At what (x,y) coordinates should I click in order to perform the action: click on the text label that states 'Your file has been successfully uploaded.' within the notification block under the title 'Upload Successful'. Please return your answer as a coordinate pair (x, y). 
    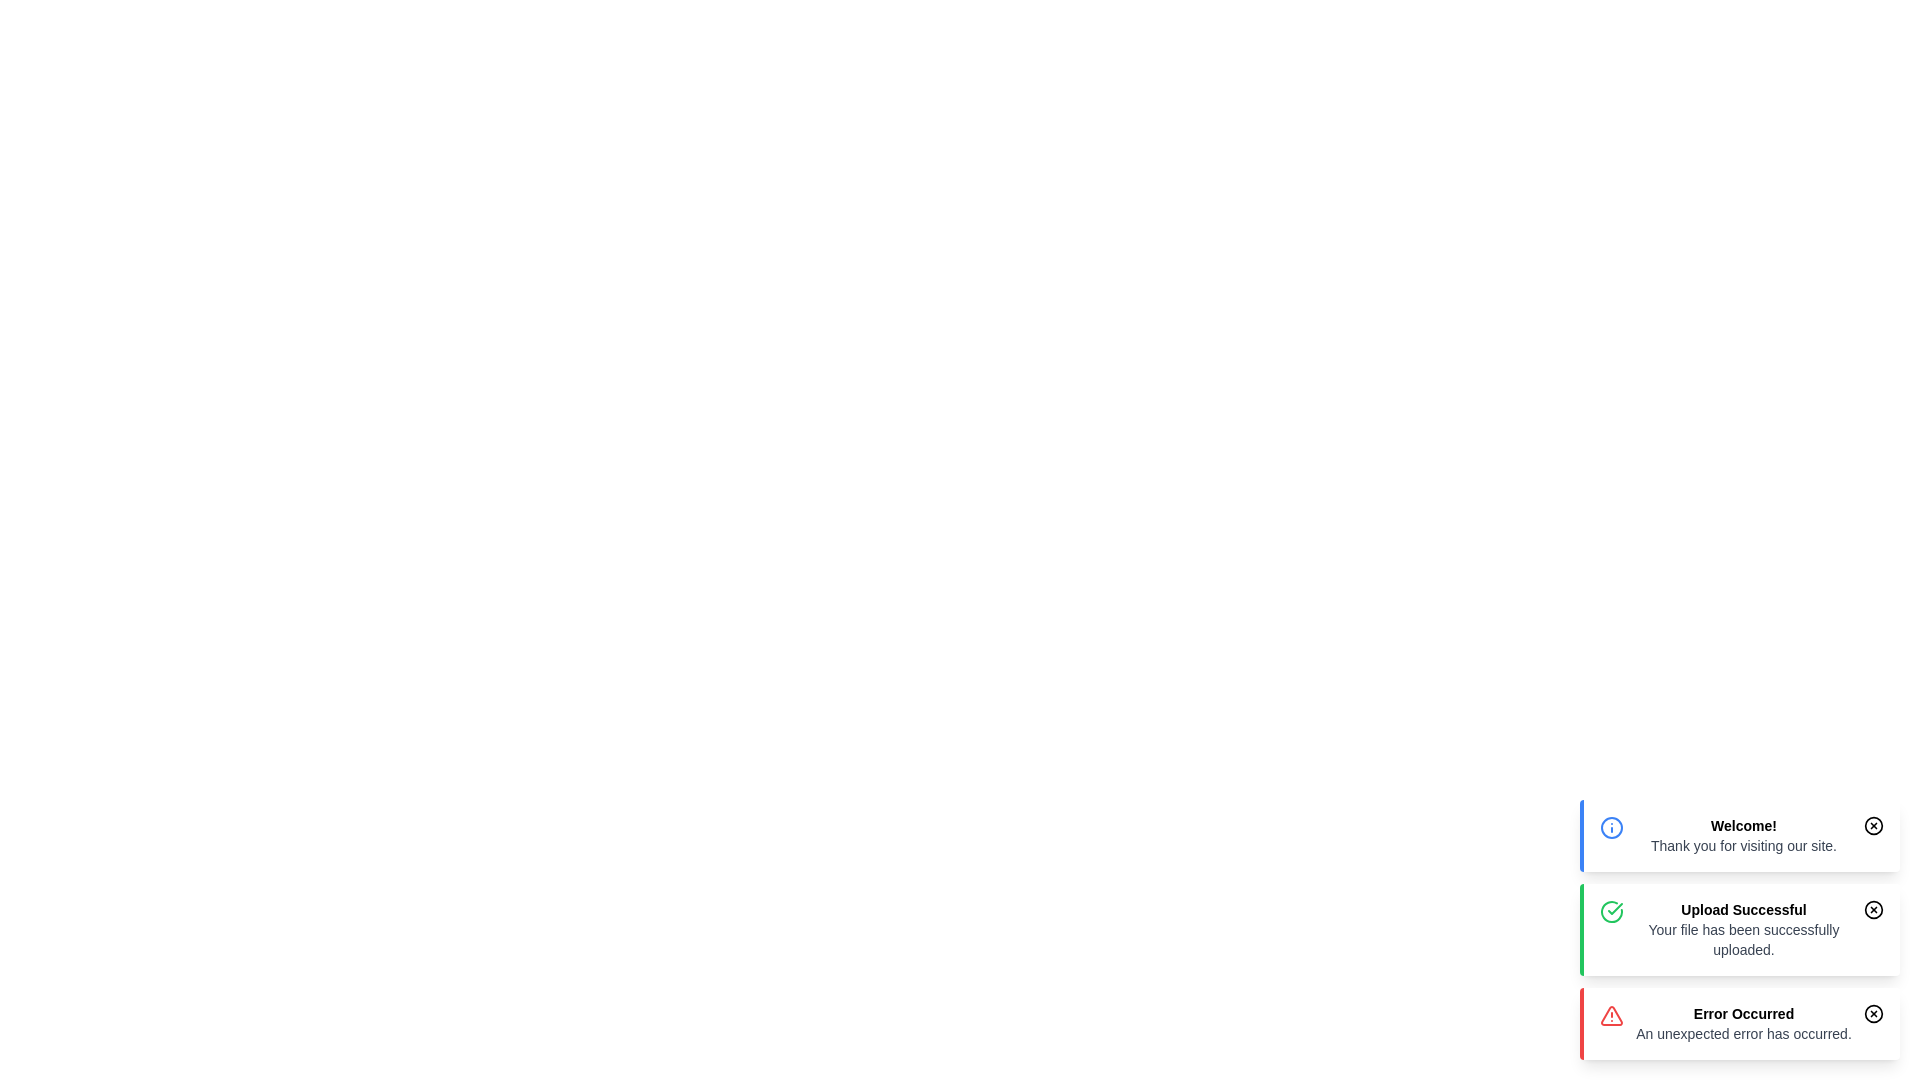
    Looking at the image, I should click on (1742, 940).